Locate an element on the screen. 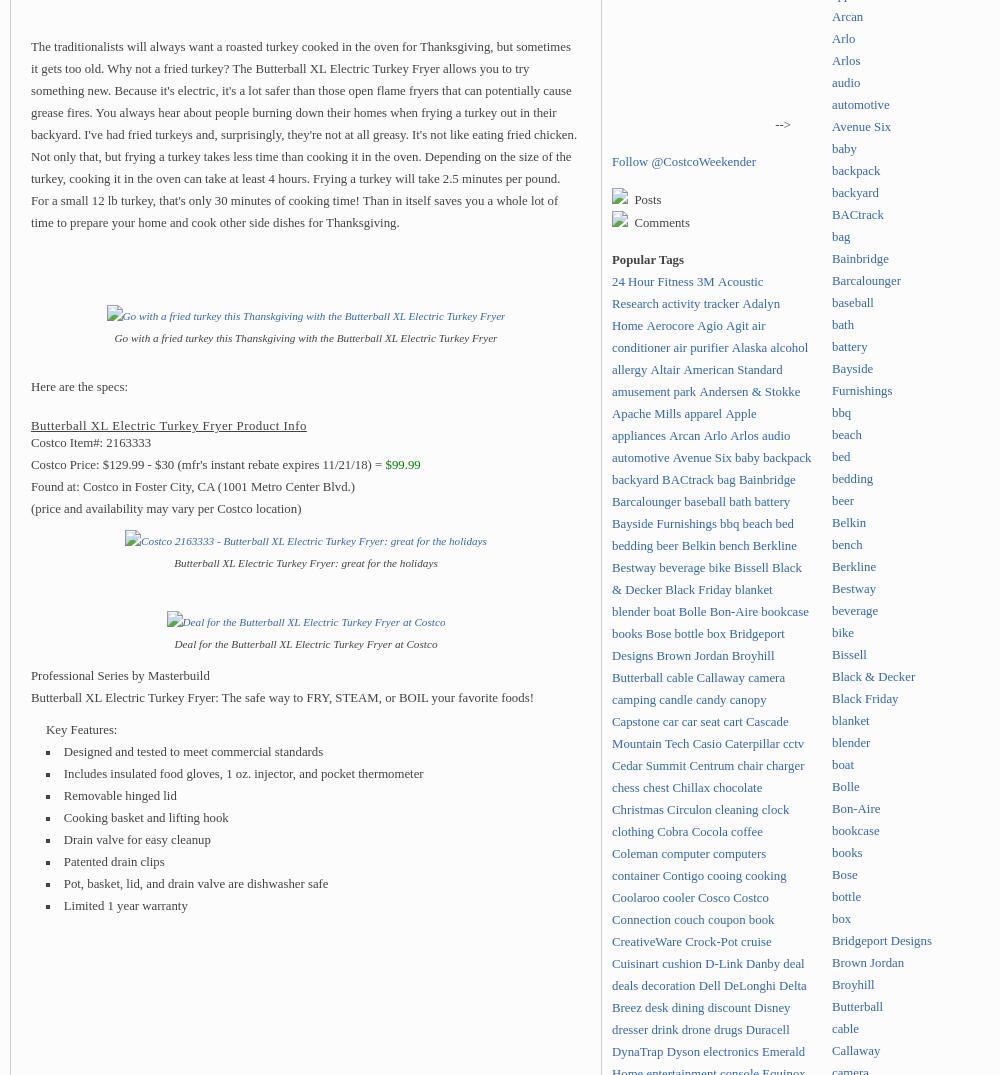 The image size is (1000, 1075). '(price and availability may vary per Costco location)' is located at coordinates (166, 507).